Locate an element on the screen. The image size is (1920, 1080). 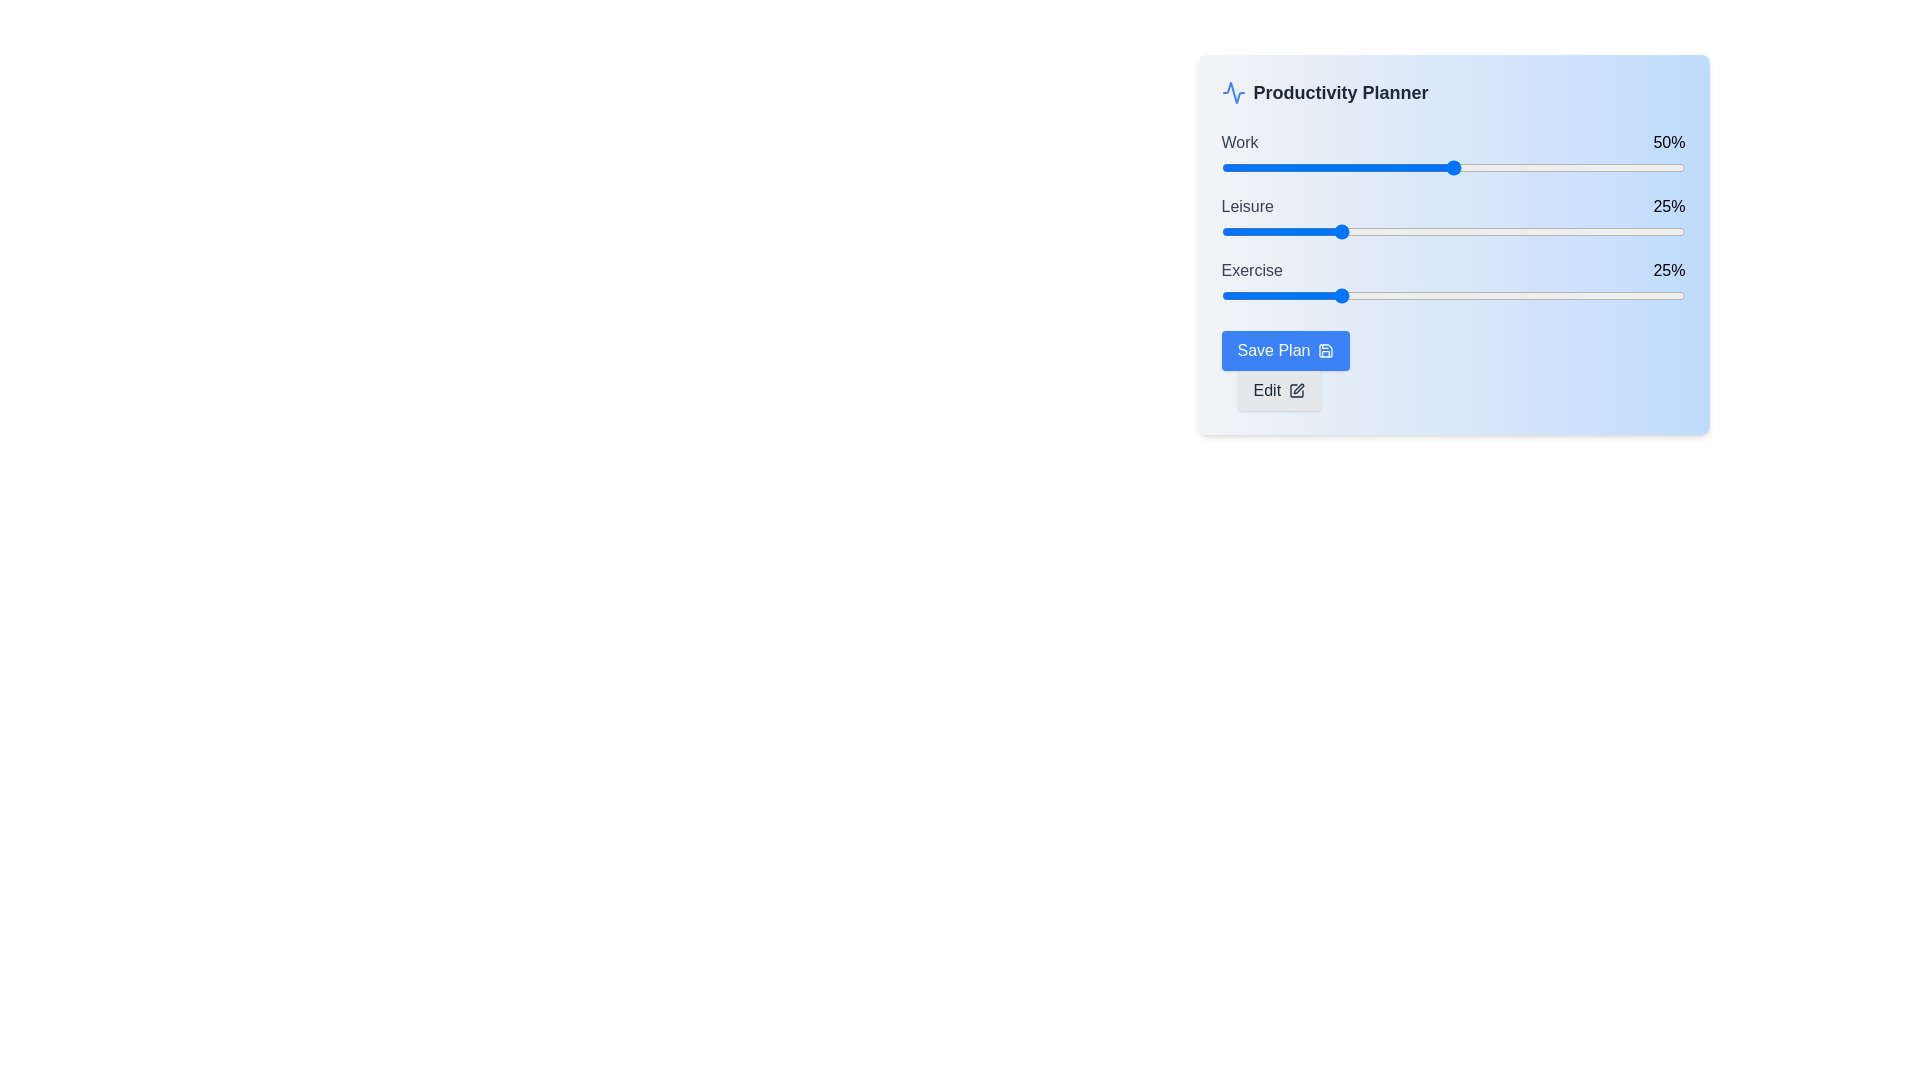
the text 'Productivity Planner' to select it is located at coordinates (1453, 100).